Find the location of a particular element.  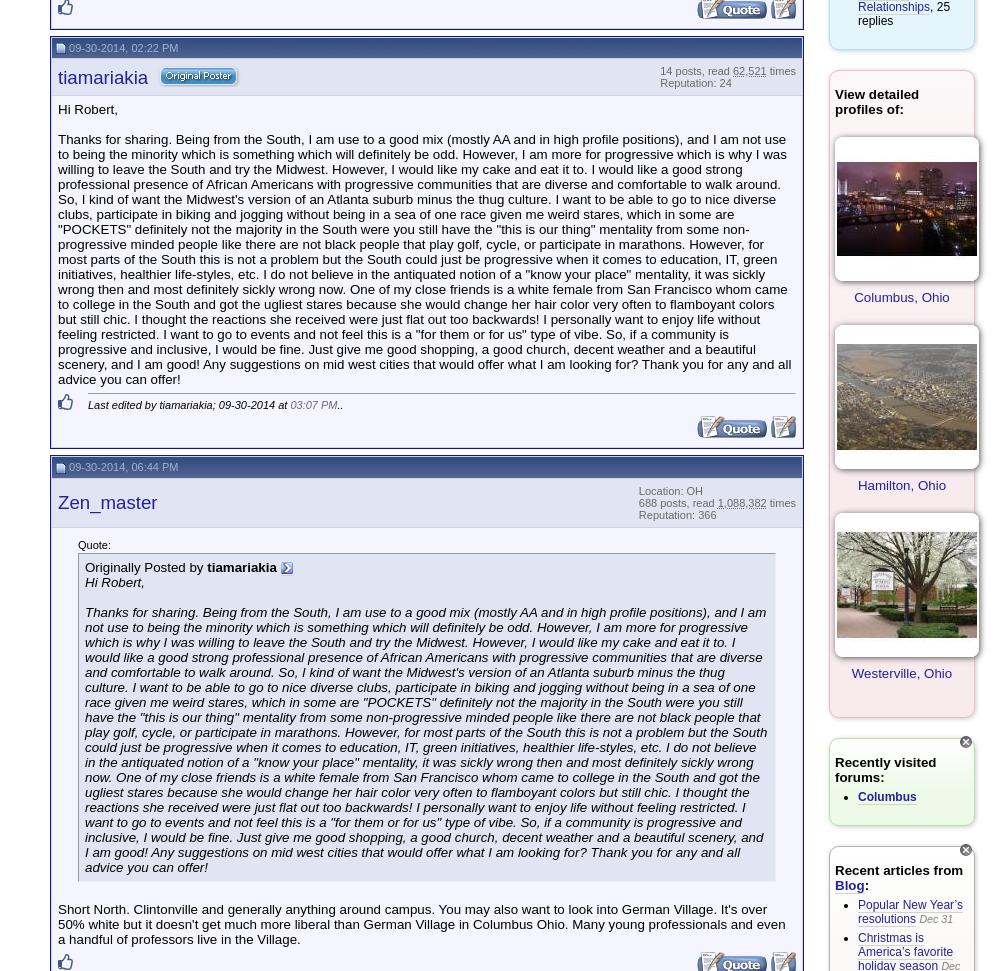

'Westerville, Ohio' is located at coordinates (901, 673).